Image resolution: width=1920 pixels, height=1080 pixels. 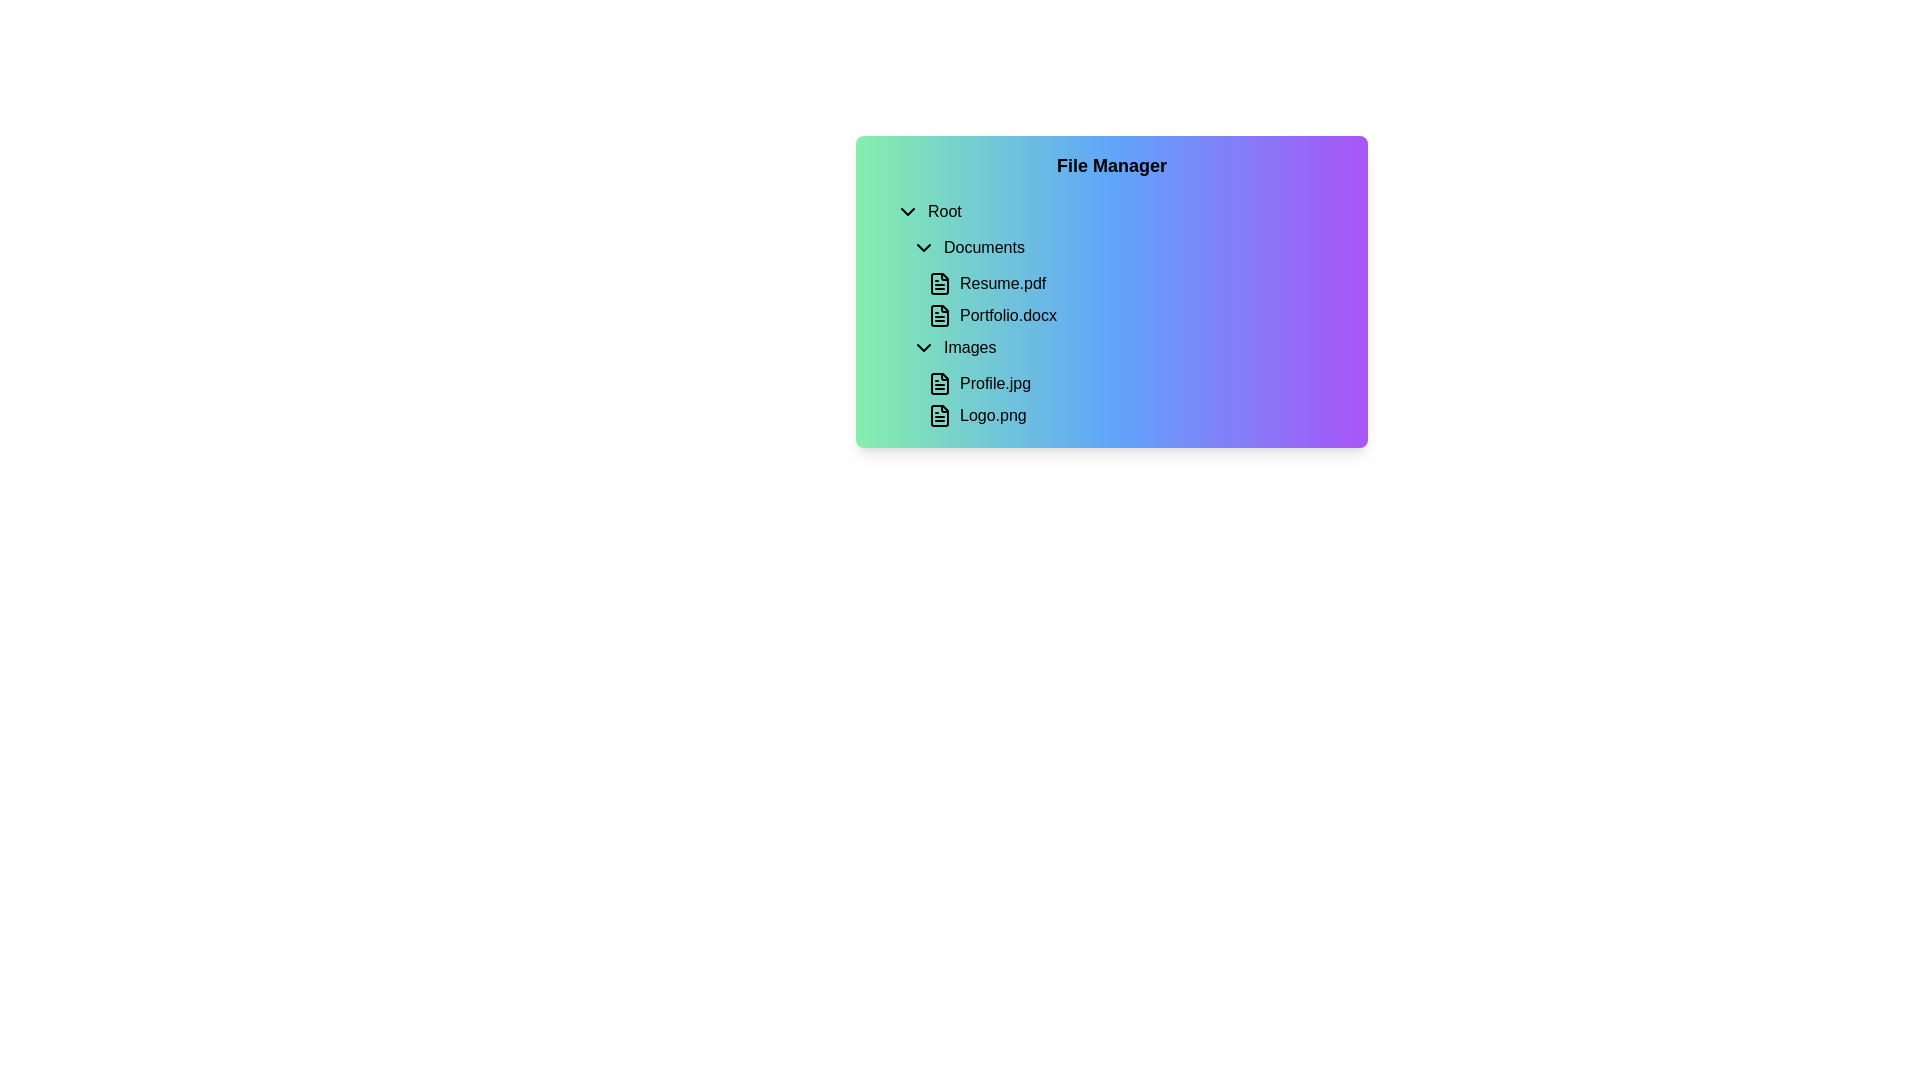 What do you see at coordinates (939, 284) in the screenshot?
I see `the file/document icon representing 'Resume.pdf' in the documents section` at bounding box center [939, 284].